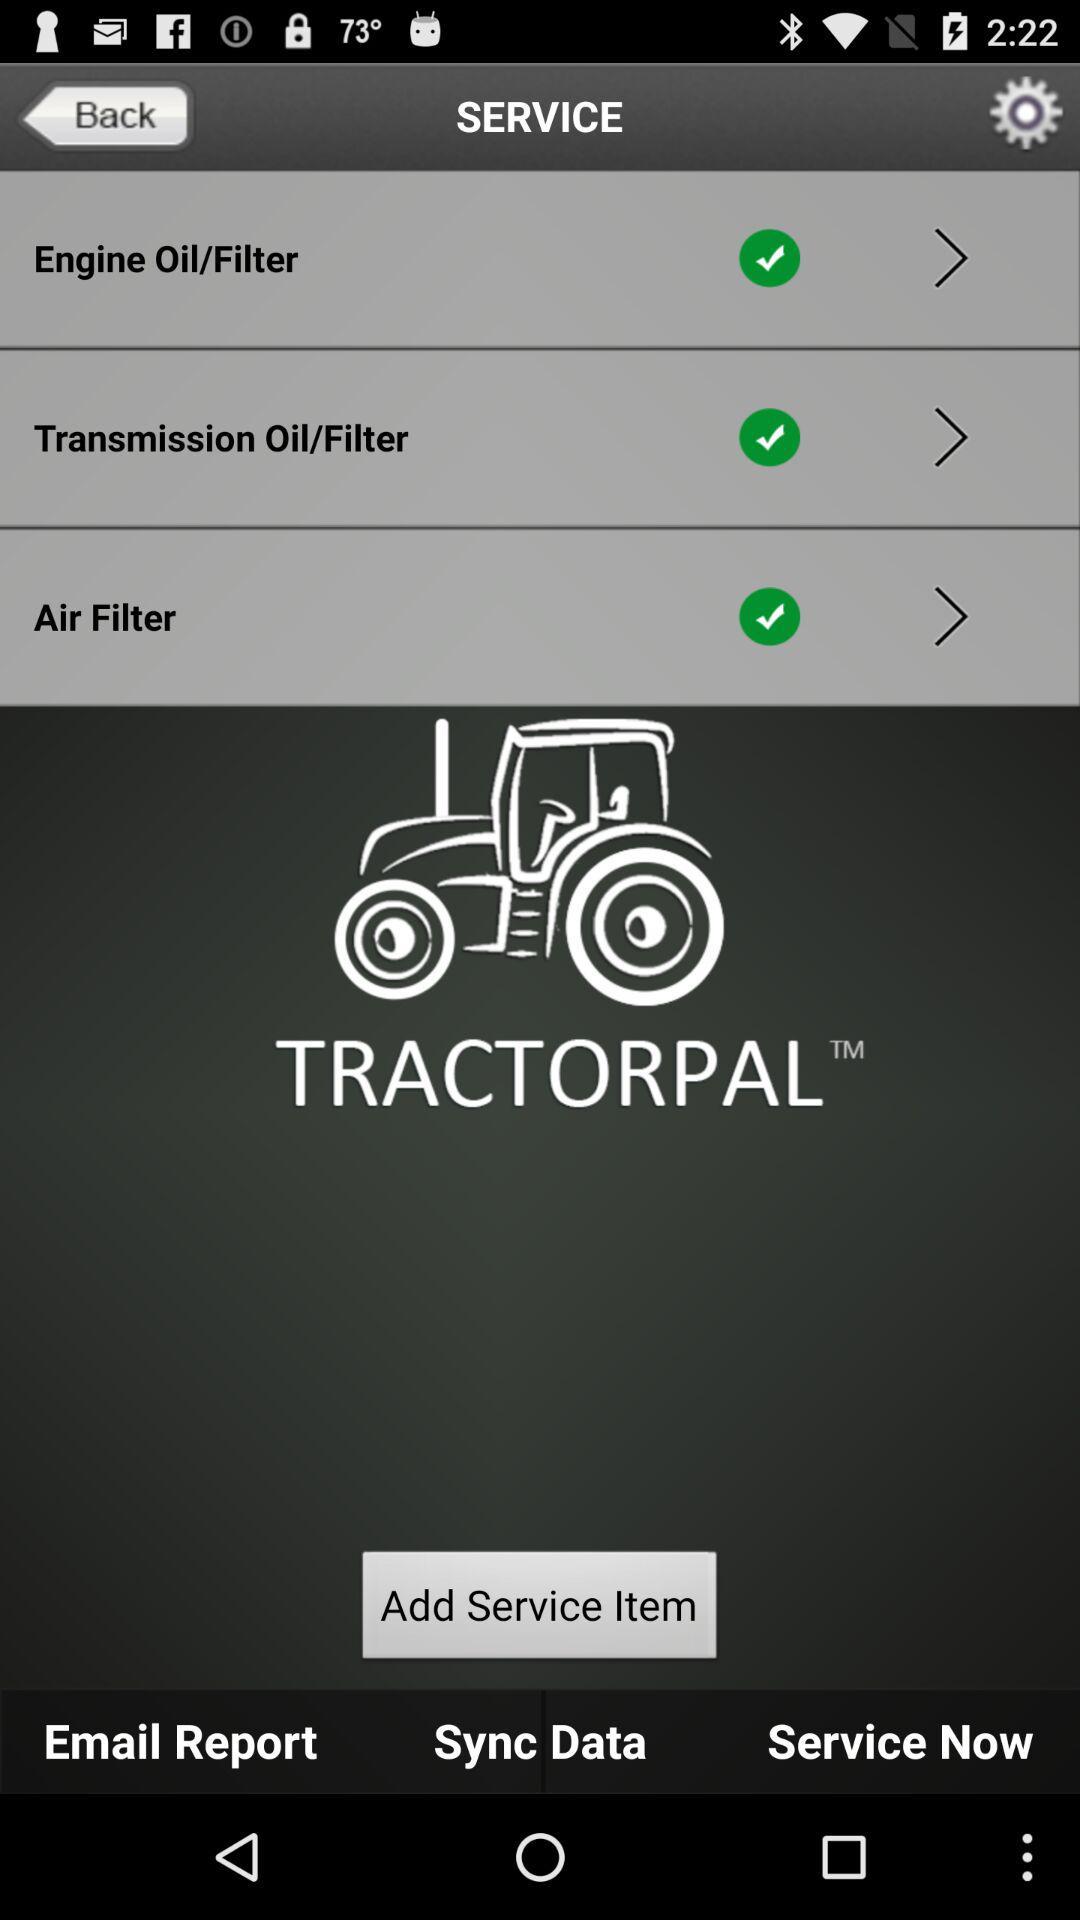 The height and width of the screenshot is (1920, 1080). What do you see at coordinates (1027, 123) in the screenshot?
I see `the settings icon` at bounding box center [1027, 123].